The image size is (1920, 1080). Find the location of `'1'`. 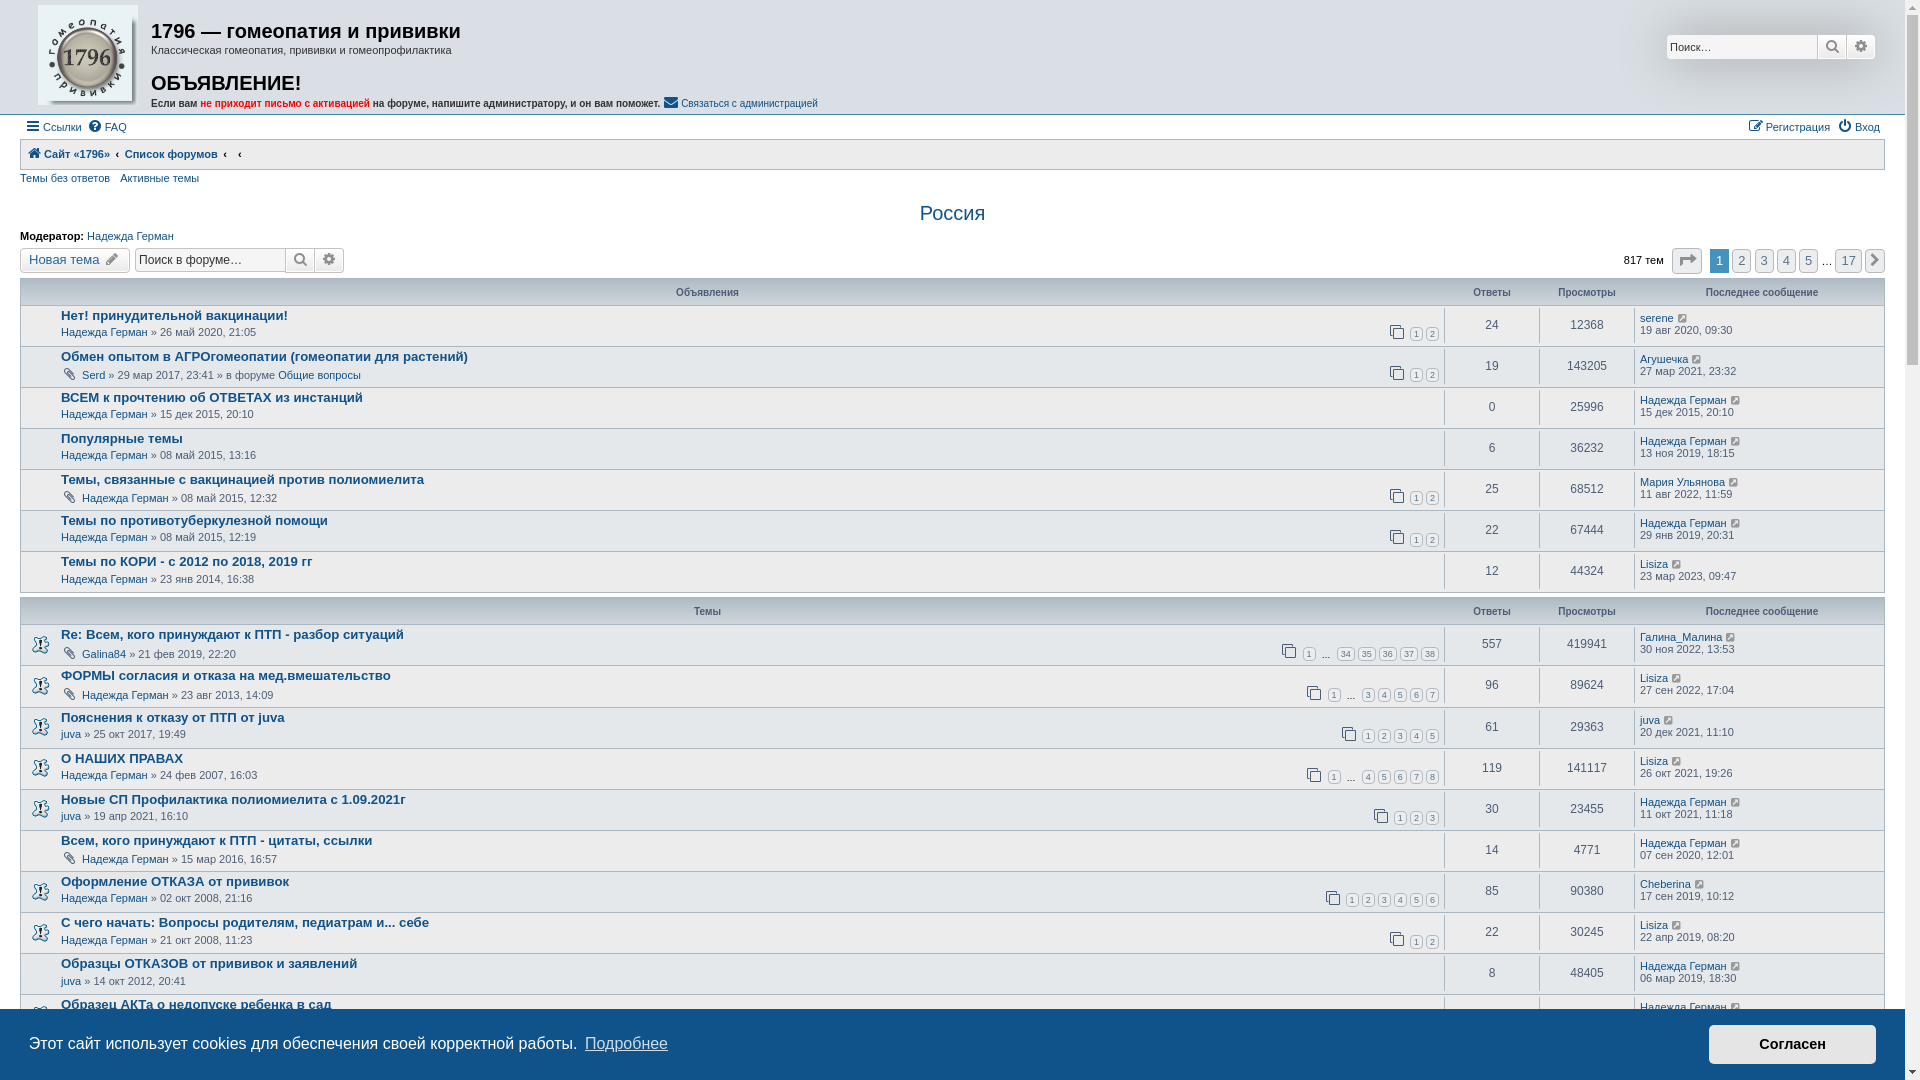

'1' is located at coordinates (1415, 333).